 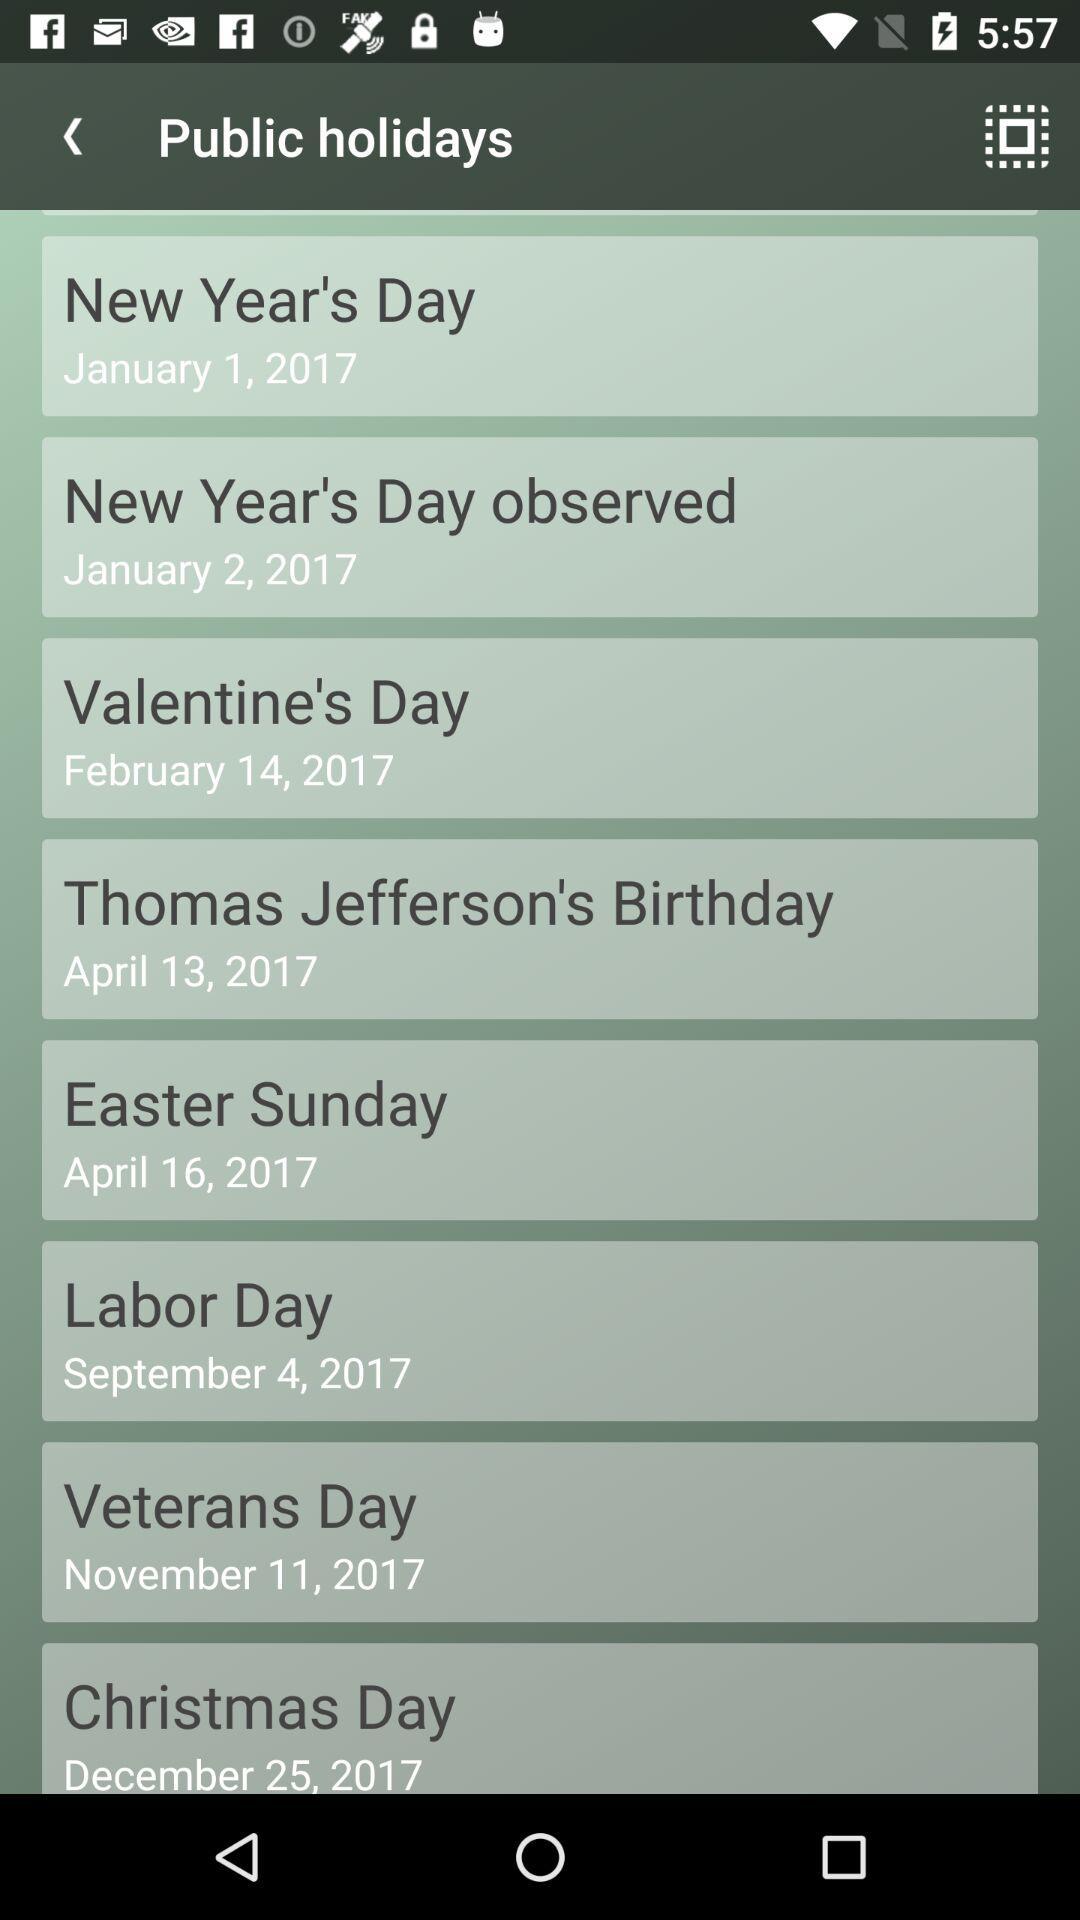 What do you see at coordinates (540, 767) in the screenshot?
I see `icon below valentine's day` at bounding box center [540, 767].